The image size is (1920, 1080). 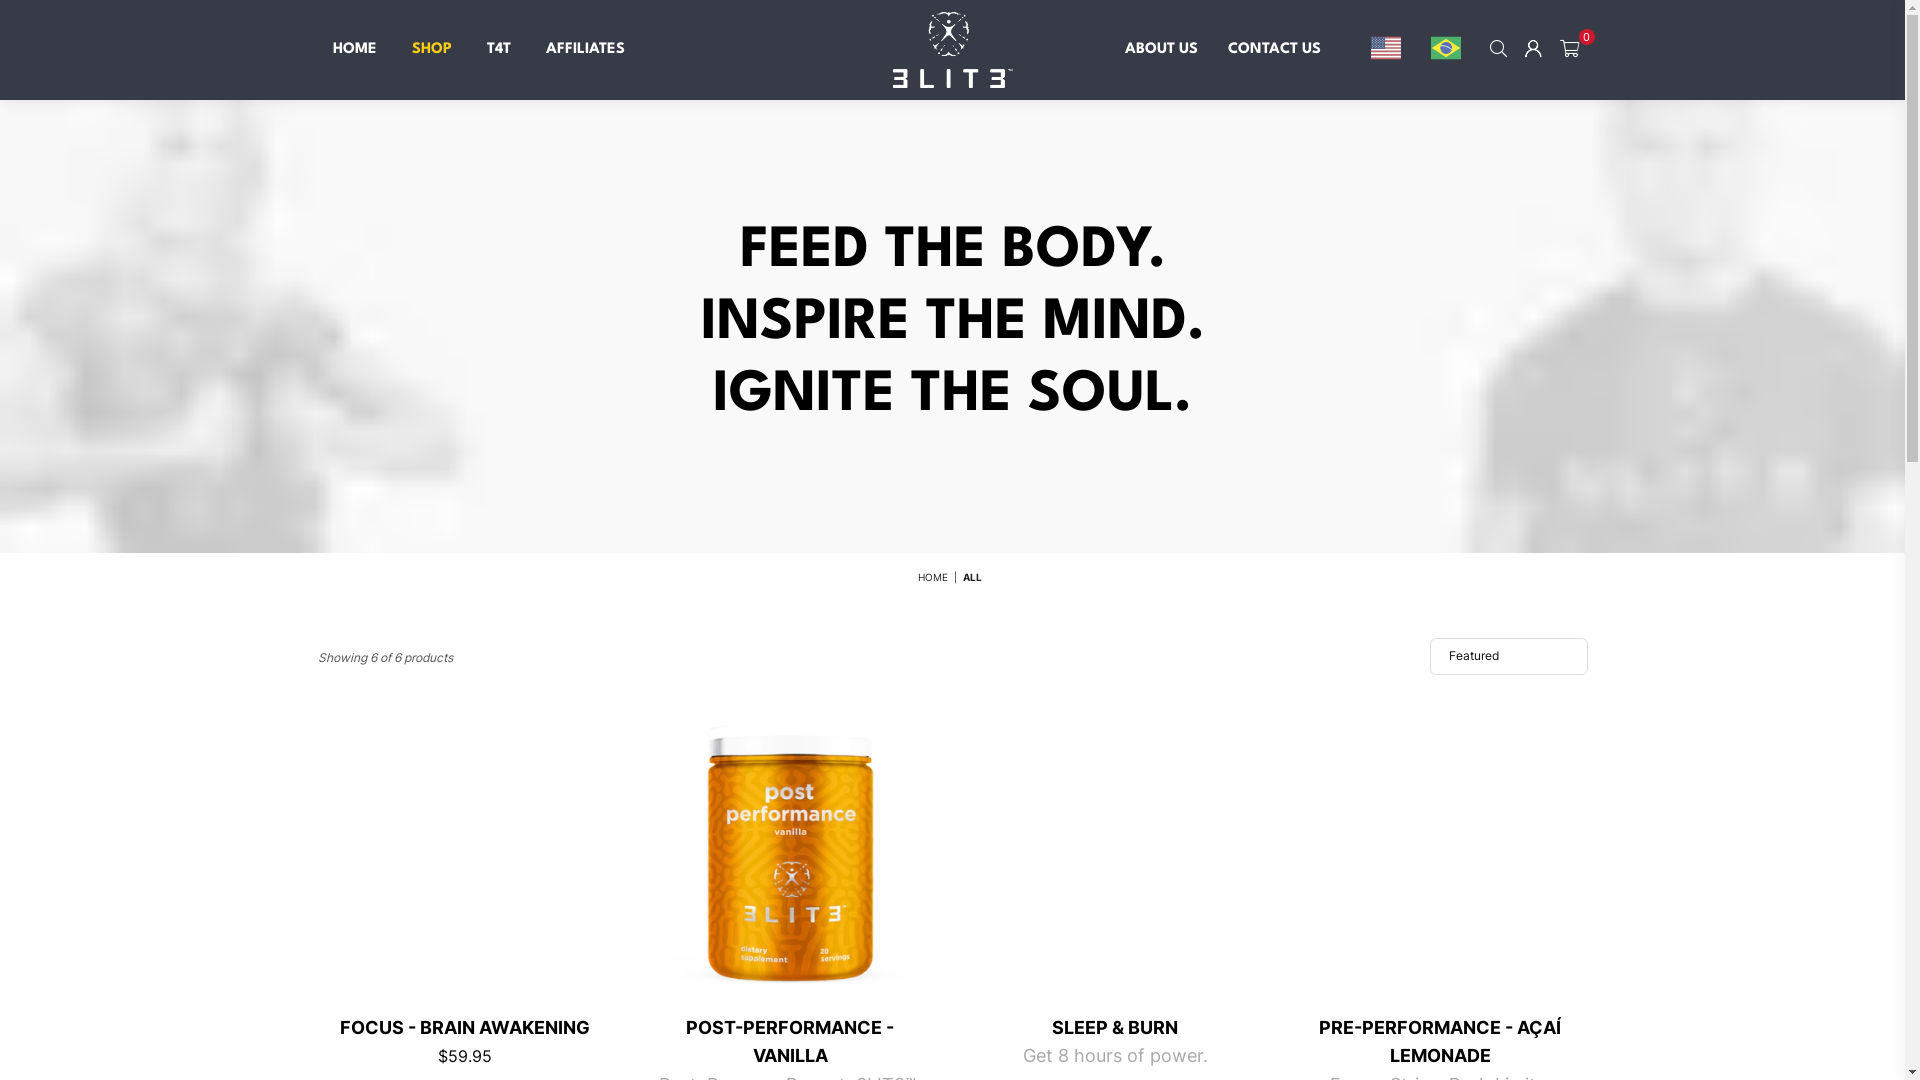 I want to click on 'SHOP', so click(x=430, y=49).